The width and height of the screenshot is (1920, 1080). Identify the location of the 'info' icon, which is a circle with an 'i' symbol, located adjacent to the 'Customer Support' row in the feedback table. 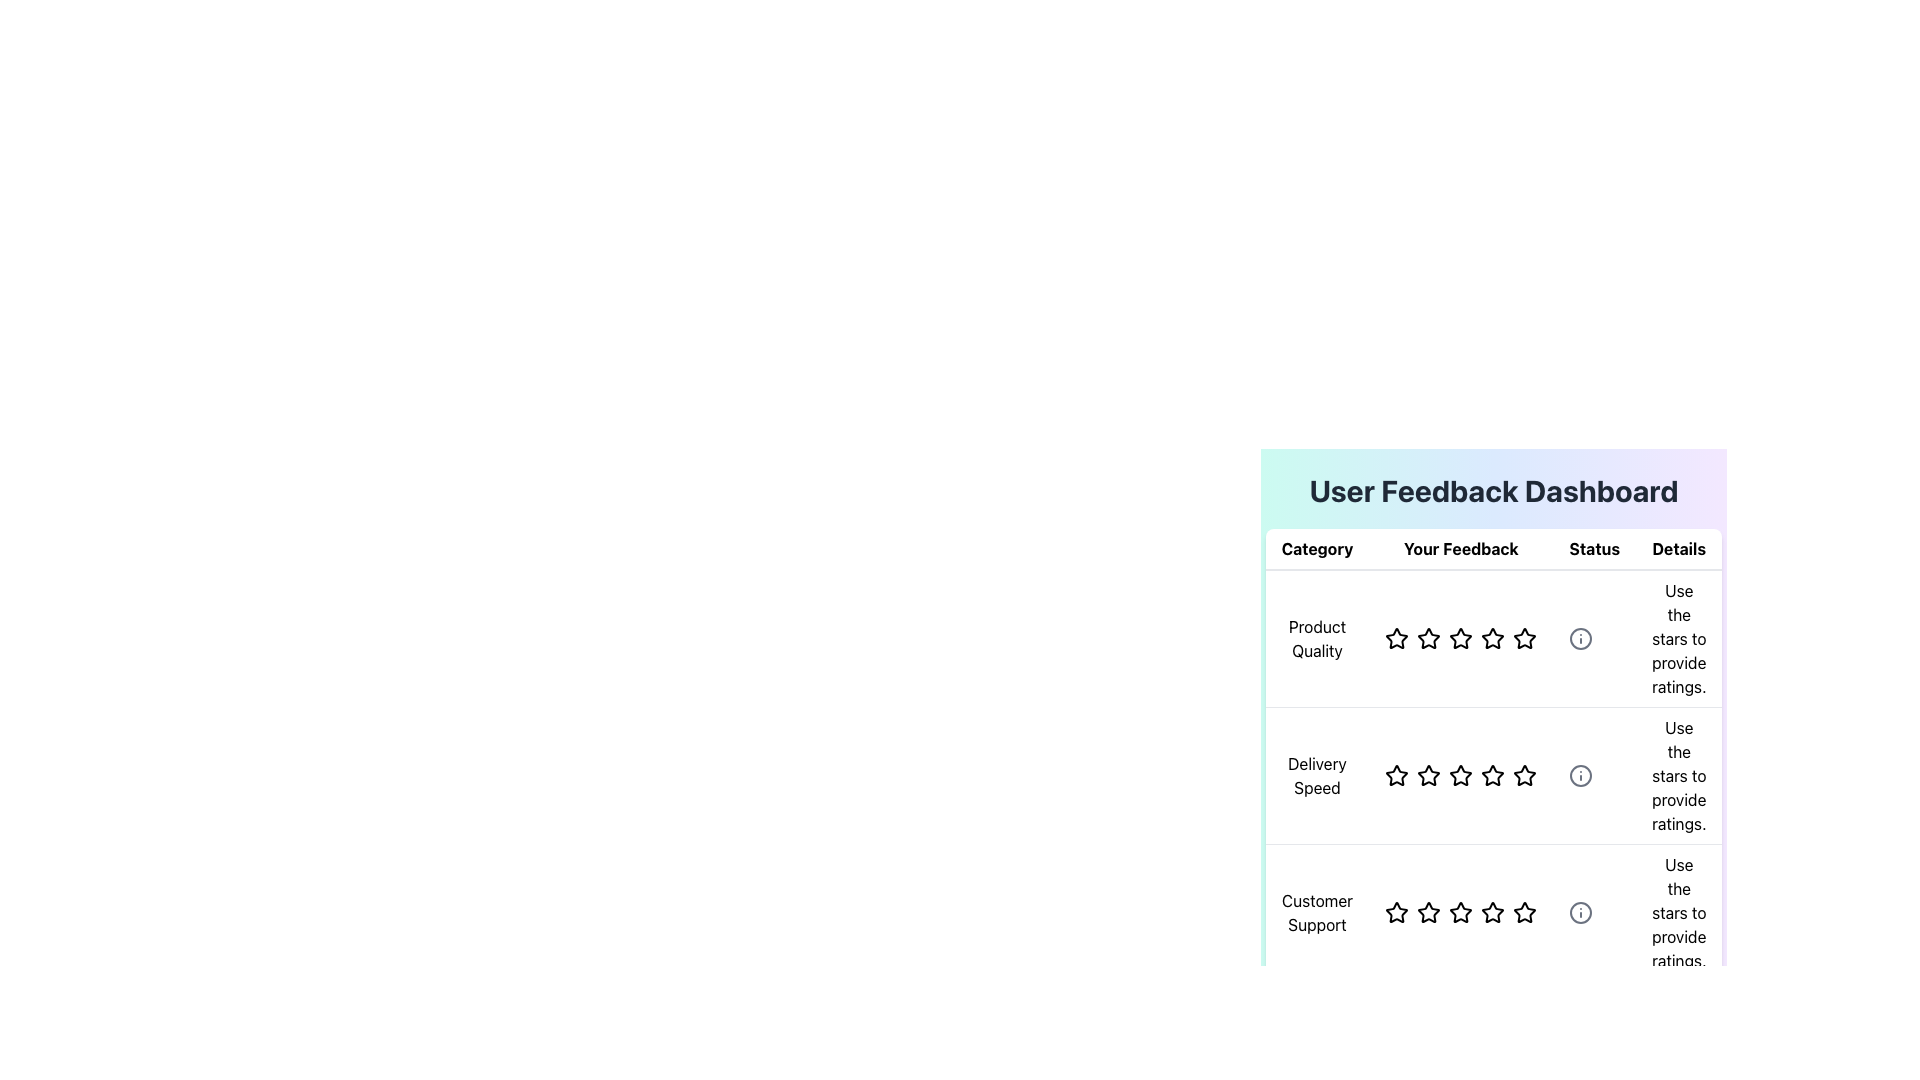
(1580, 913).